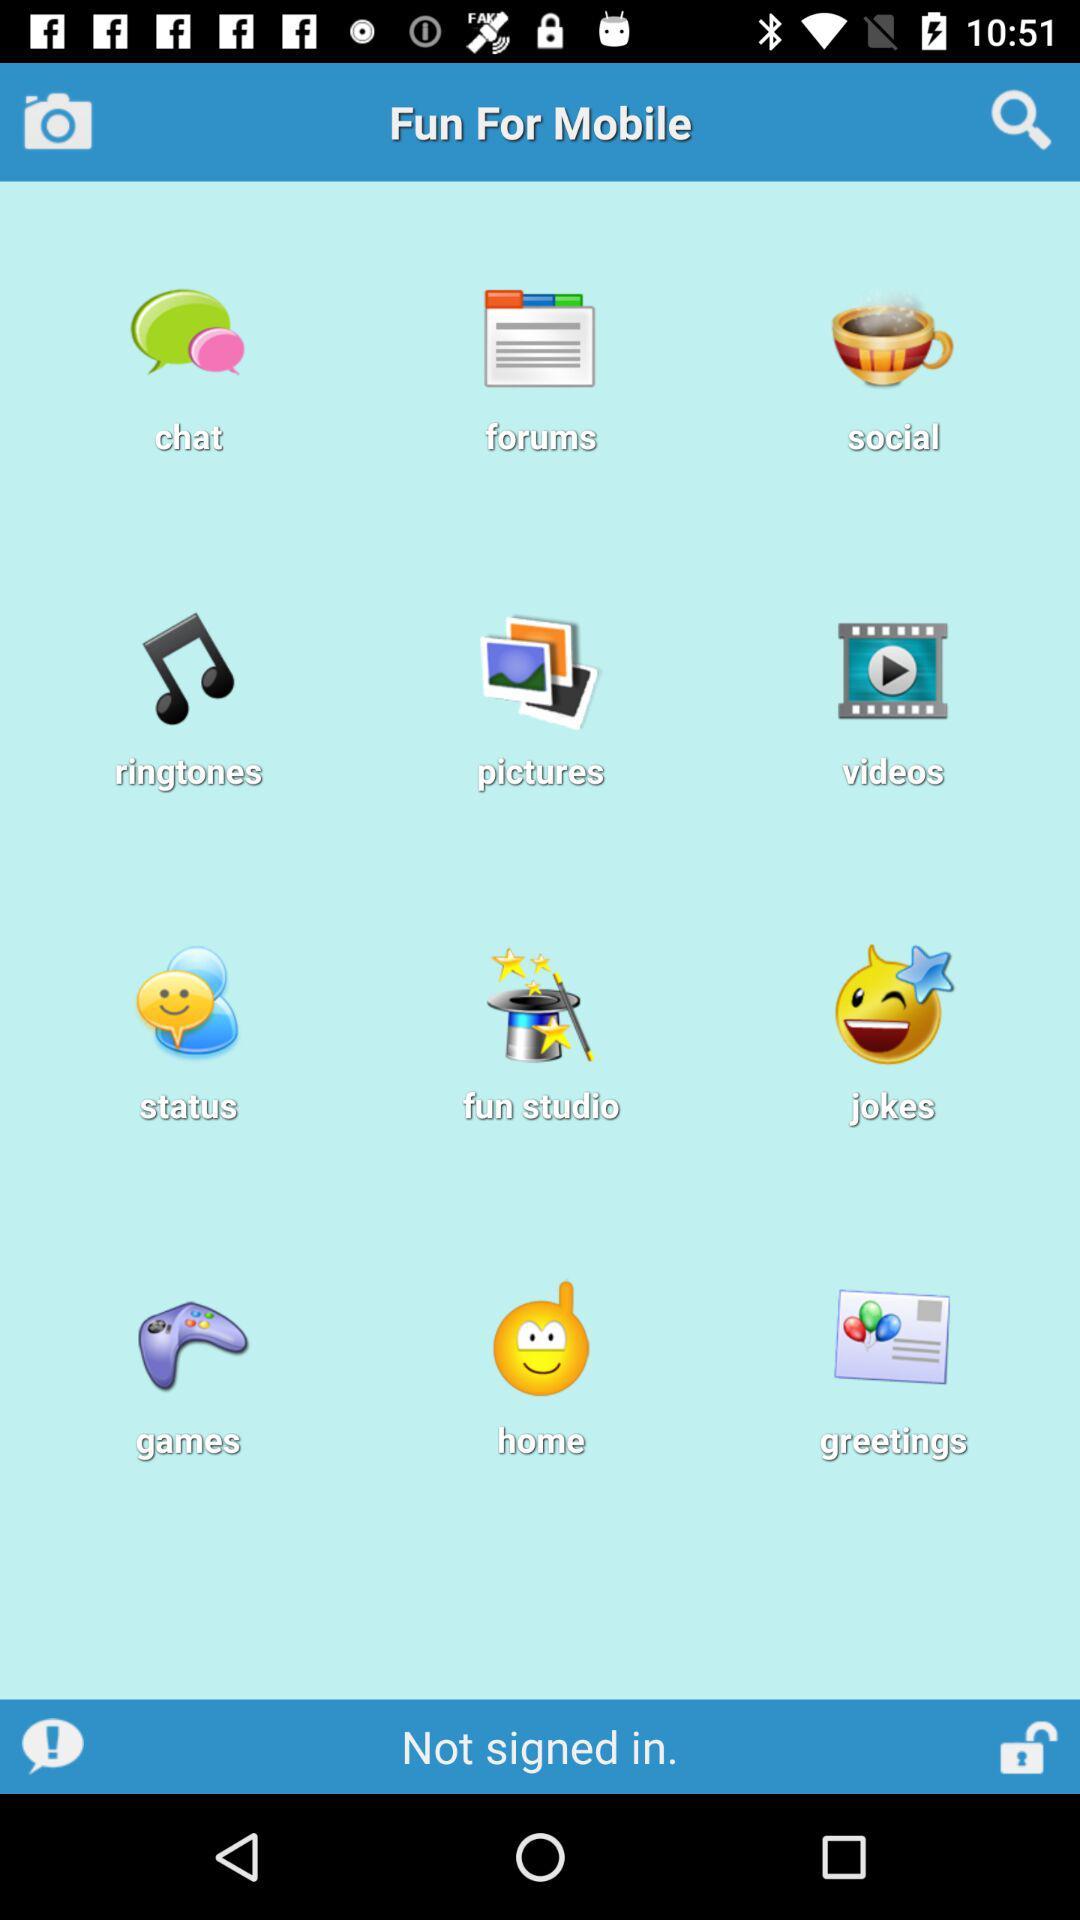 This screenshot has height=1920, width=1080. I want to click on the icon above the ringtones, so click(188, 671).